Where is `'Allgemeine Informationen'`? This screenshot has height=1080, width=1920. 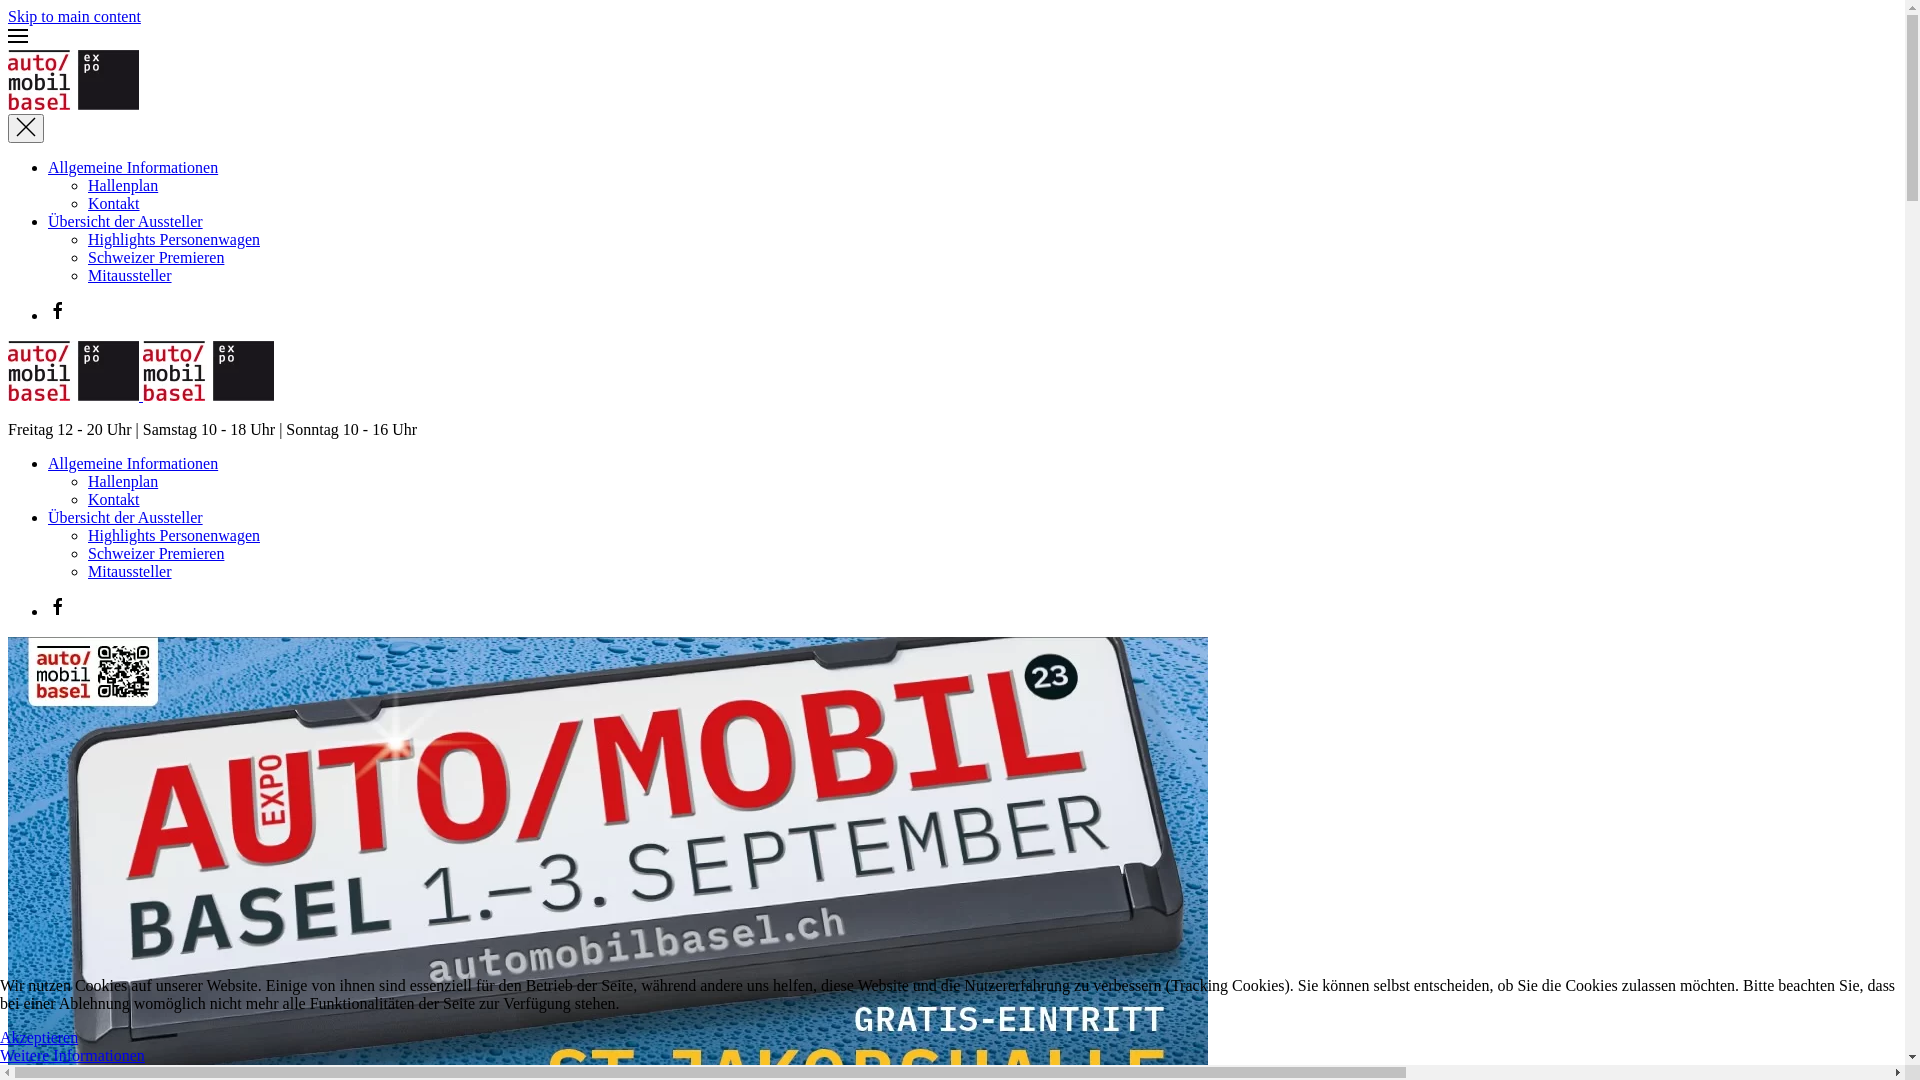 'Allgemeine Informationen' is located at coordinates (132, 463).